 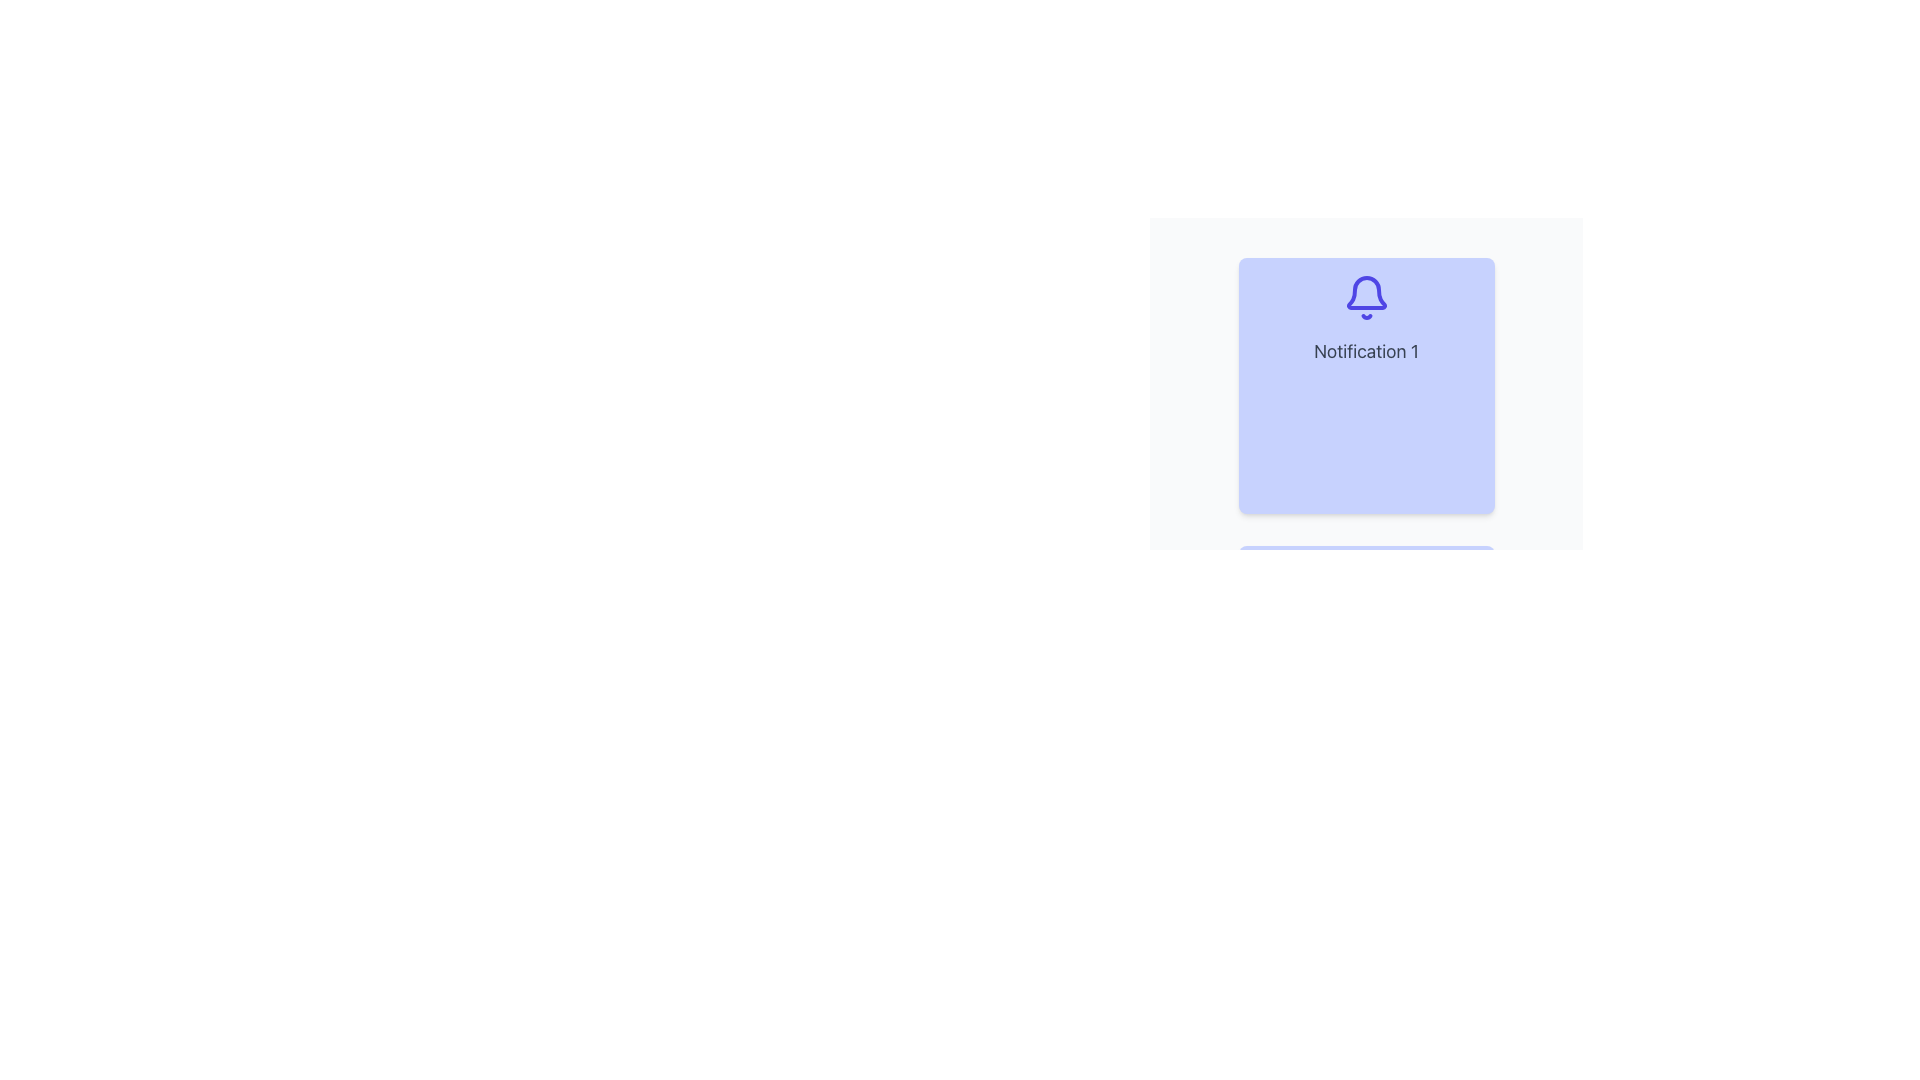 I want to click on the Notification card labeled 'Notification 1', which is the first card in a vertical stack of notification cards, so click(x=1365, y=385).